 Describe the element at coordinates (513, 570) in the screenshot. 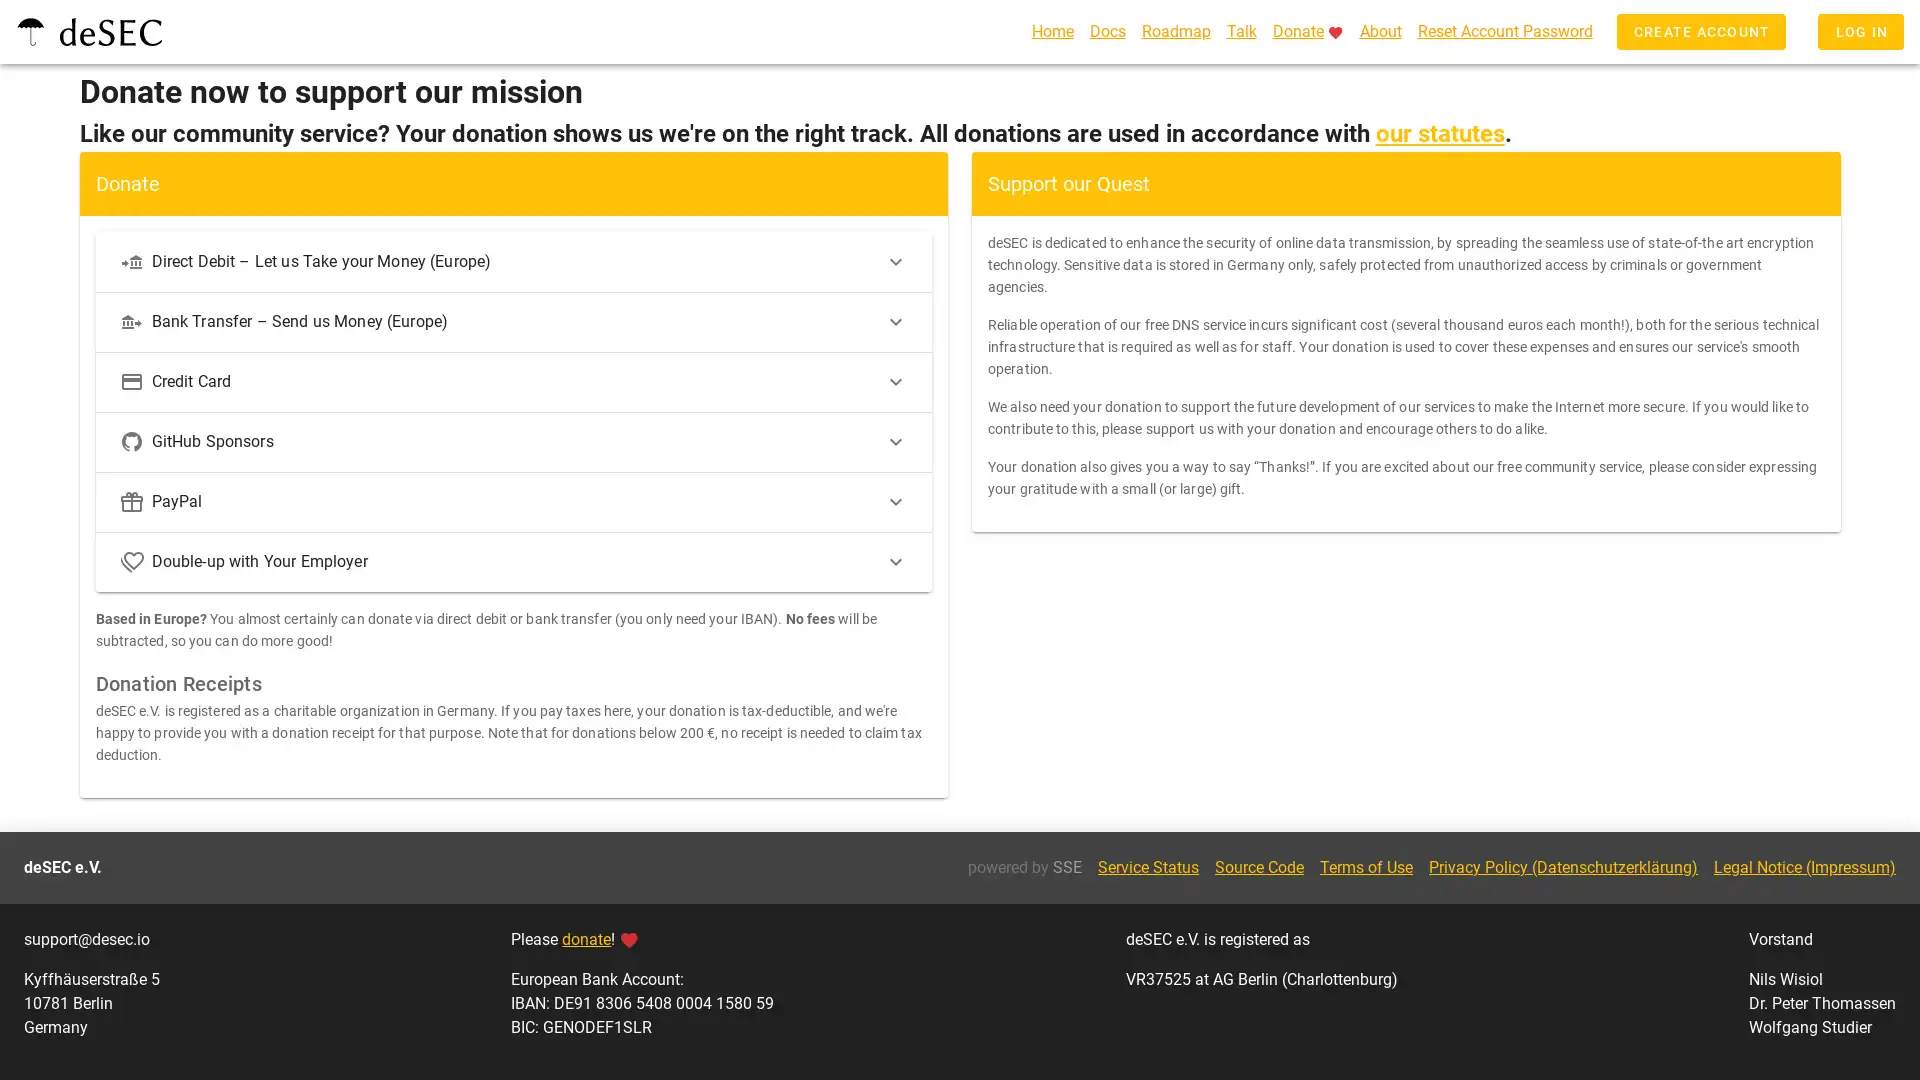

I see `Double-up with Your Employer` at that location.